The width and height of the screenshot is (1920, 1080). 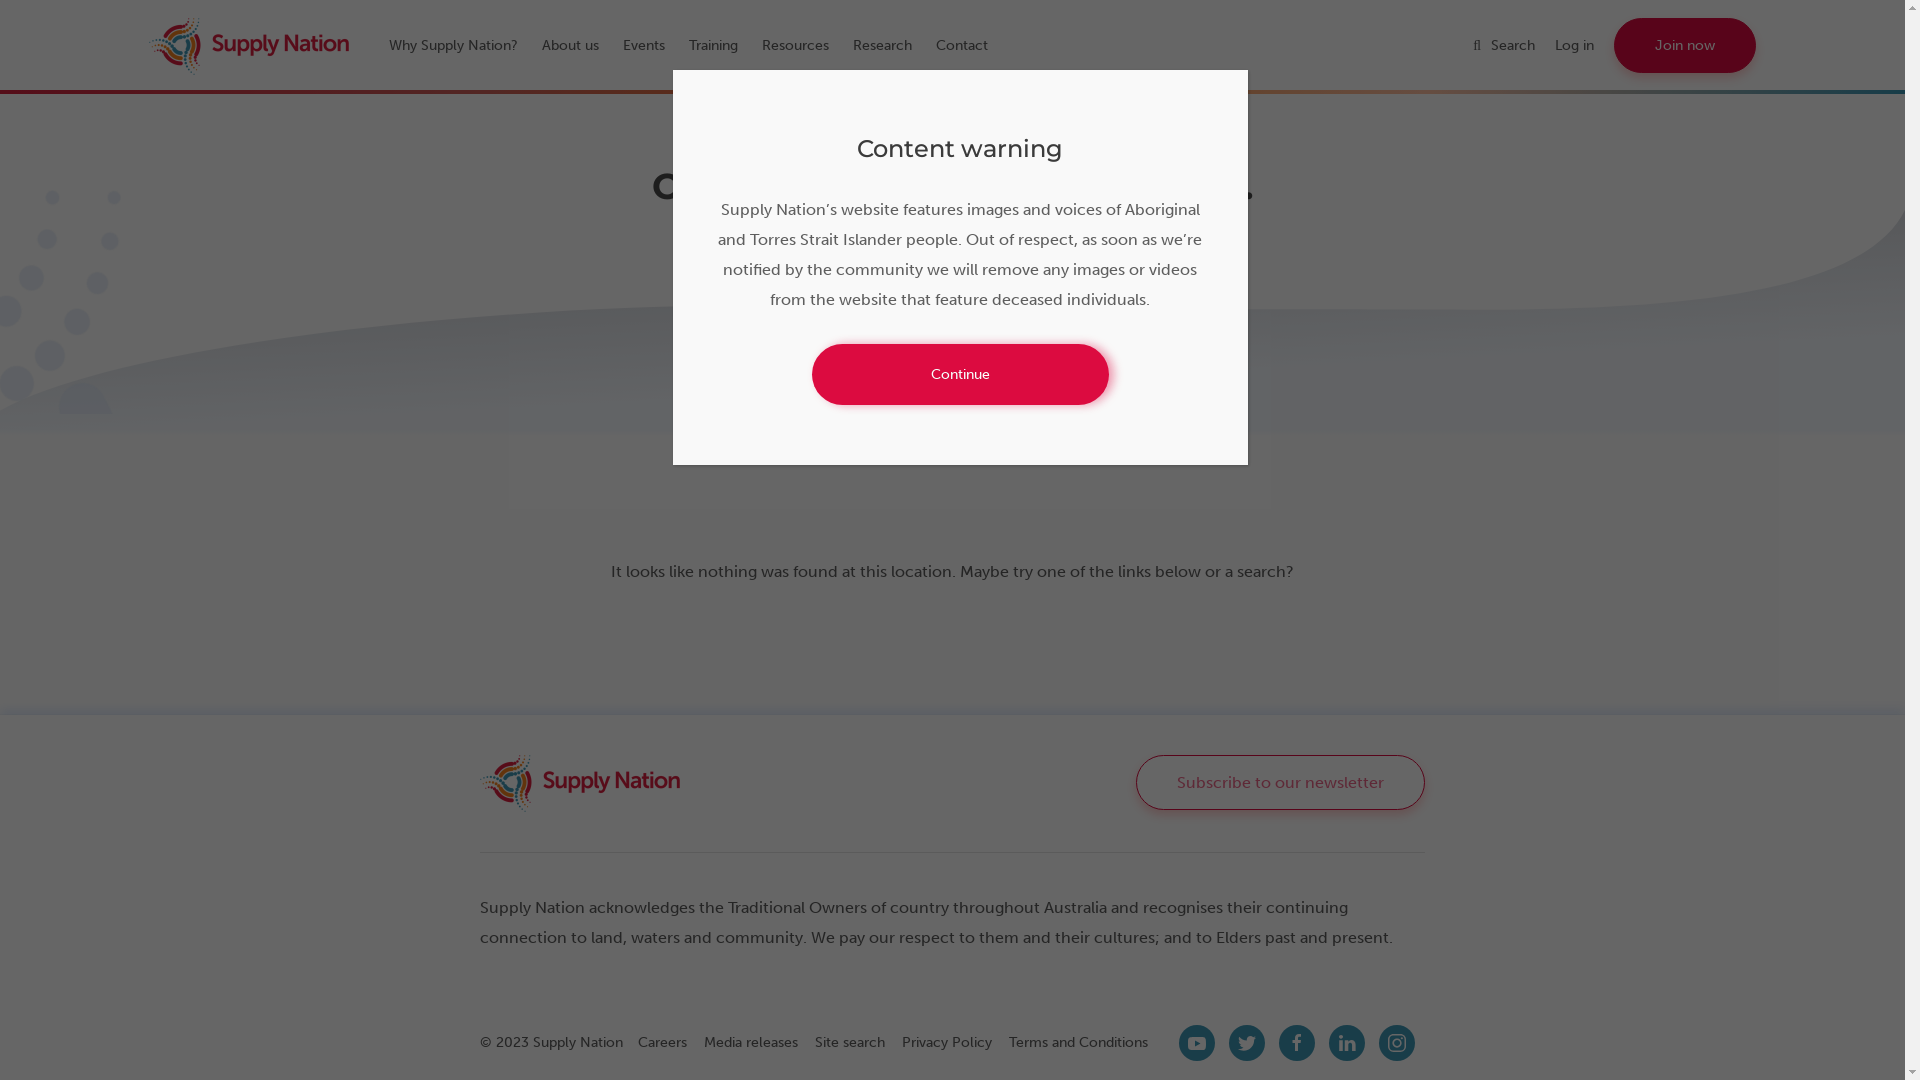 I want to click on 'Contact', so click(x=971, y=45).